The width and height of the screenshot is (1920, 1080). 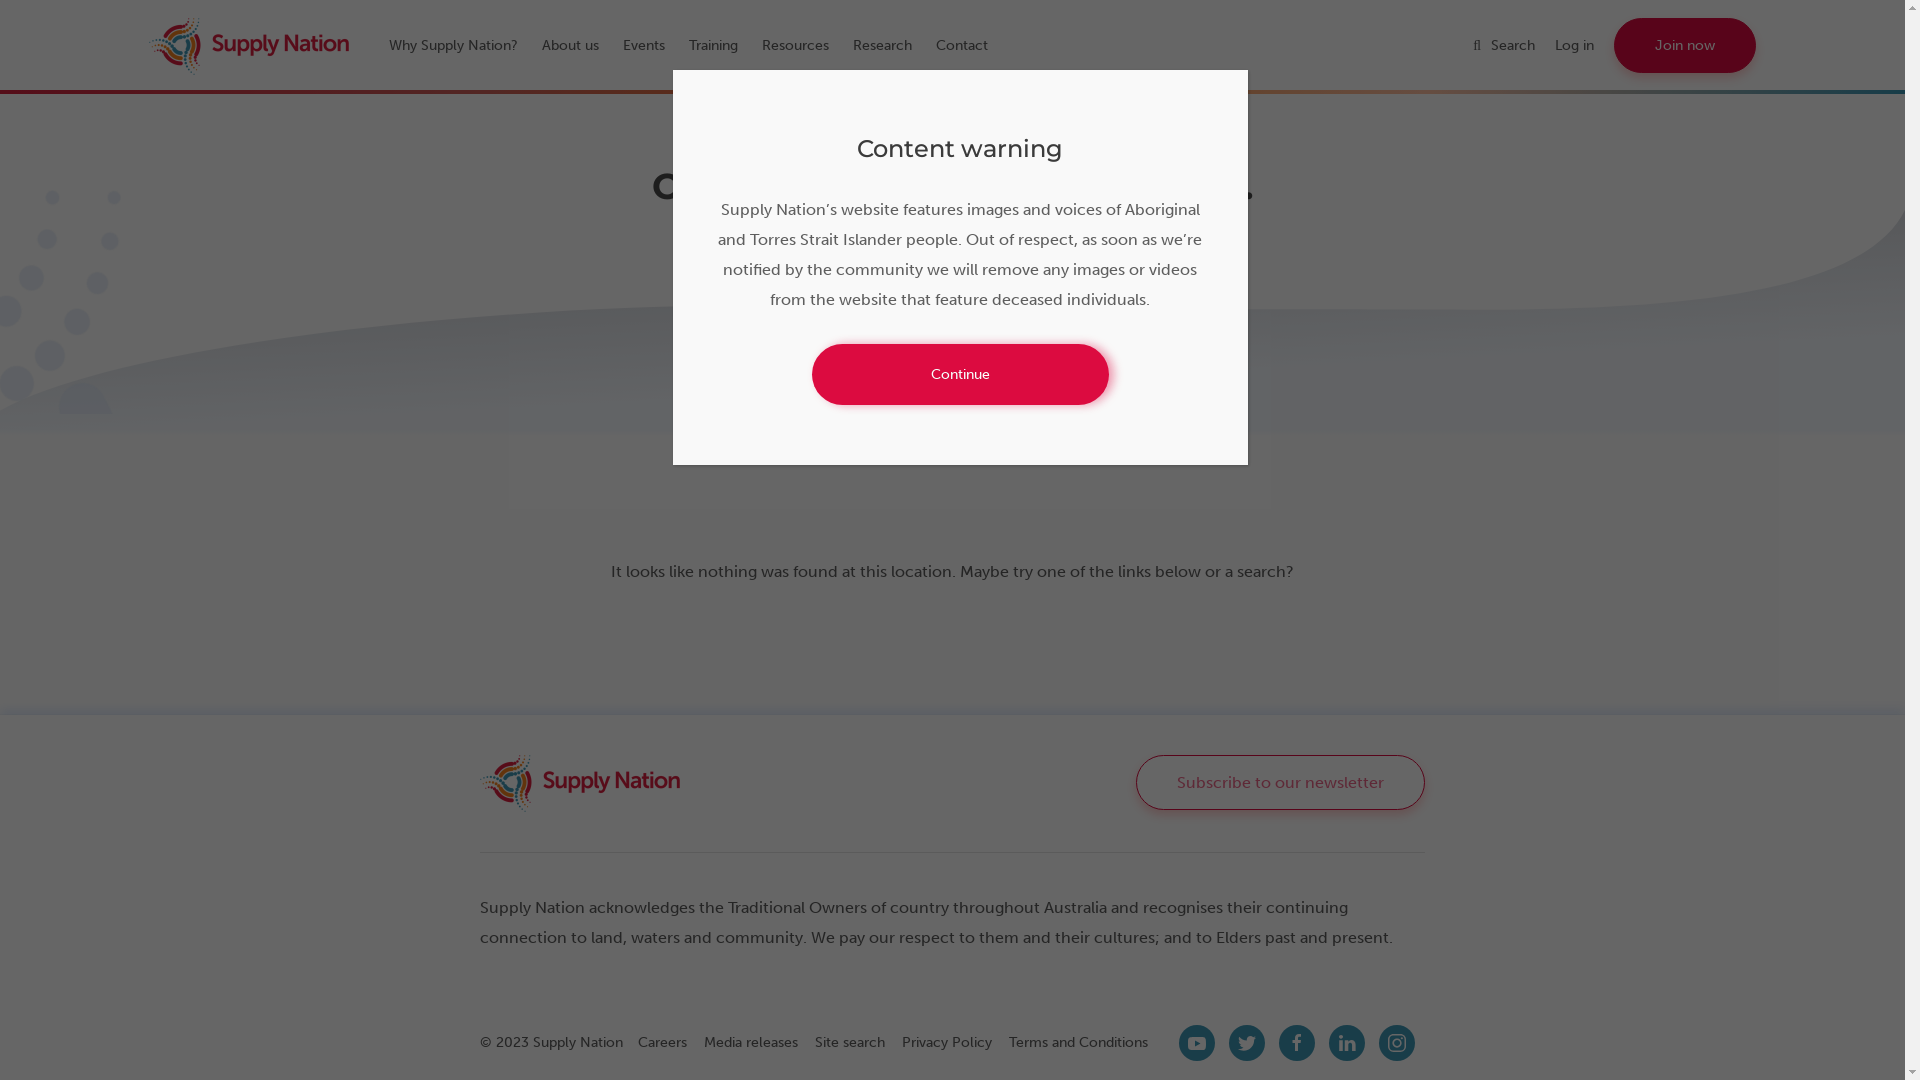 I want to click on 'Contact', so click(x=971, y=45).